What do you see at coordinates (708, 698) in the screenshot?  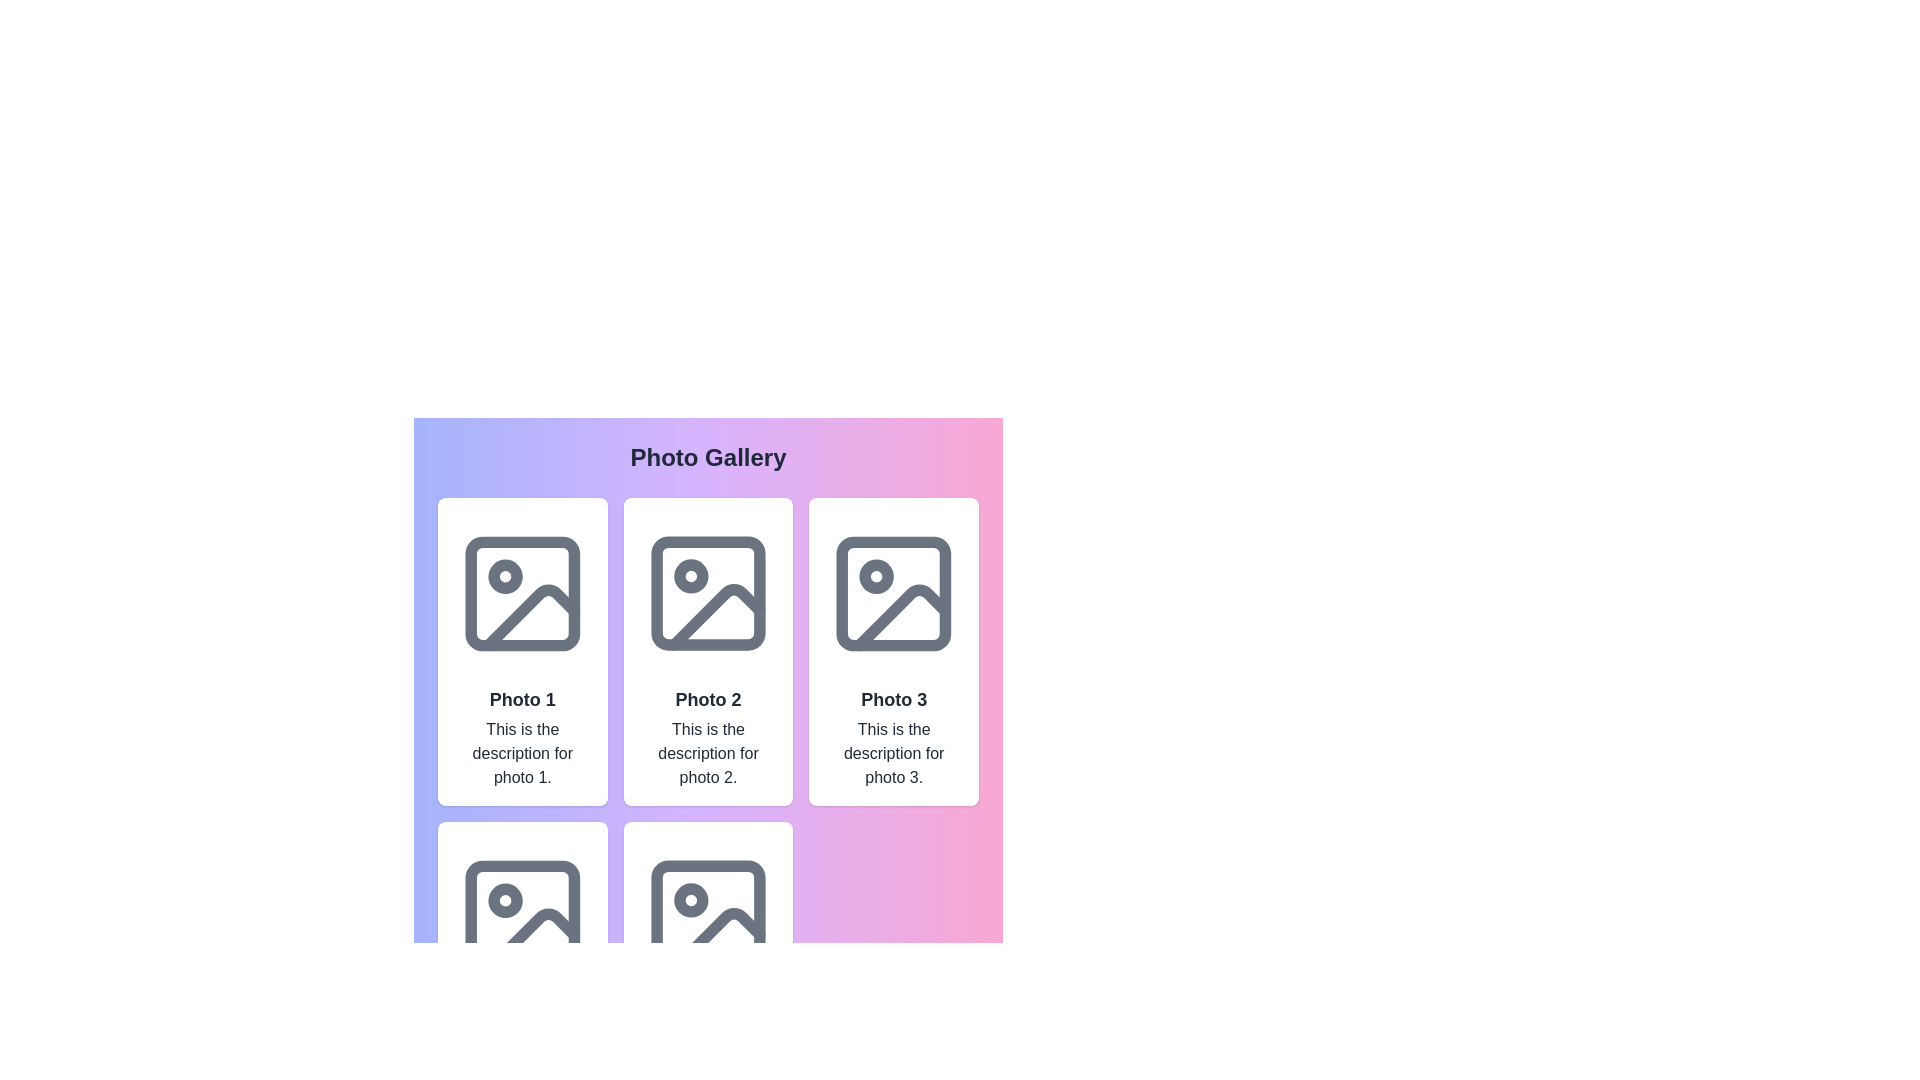 I see `the Text Label that serves as a title for the content within the central card of the three-column photo gallery layout` at bounding box center [708, 698].